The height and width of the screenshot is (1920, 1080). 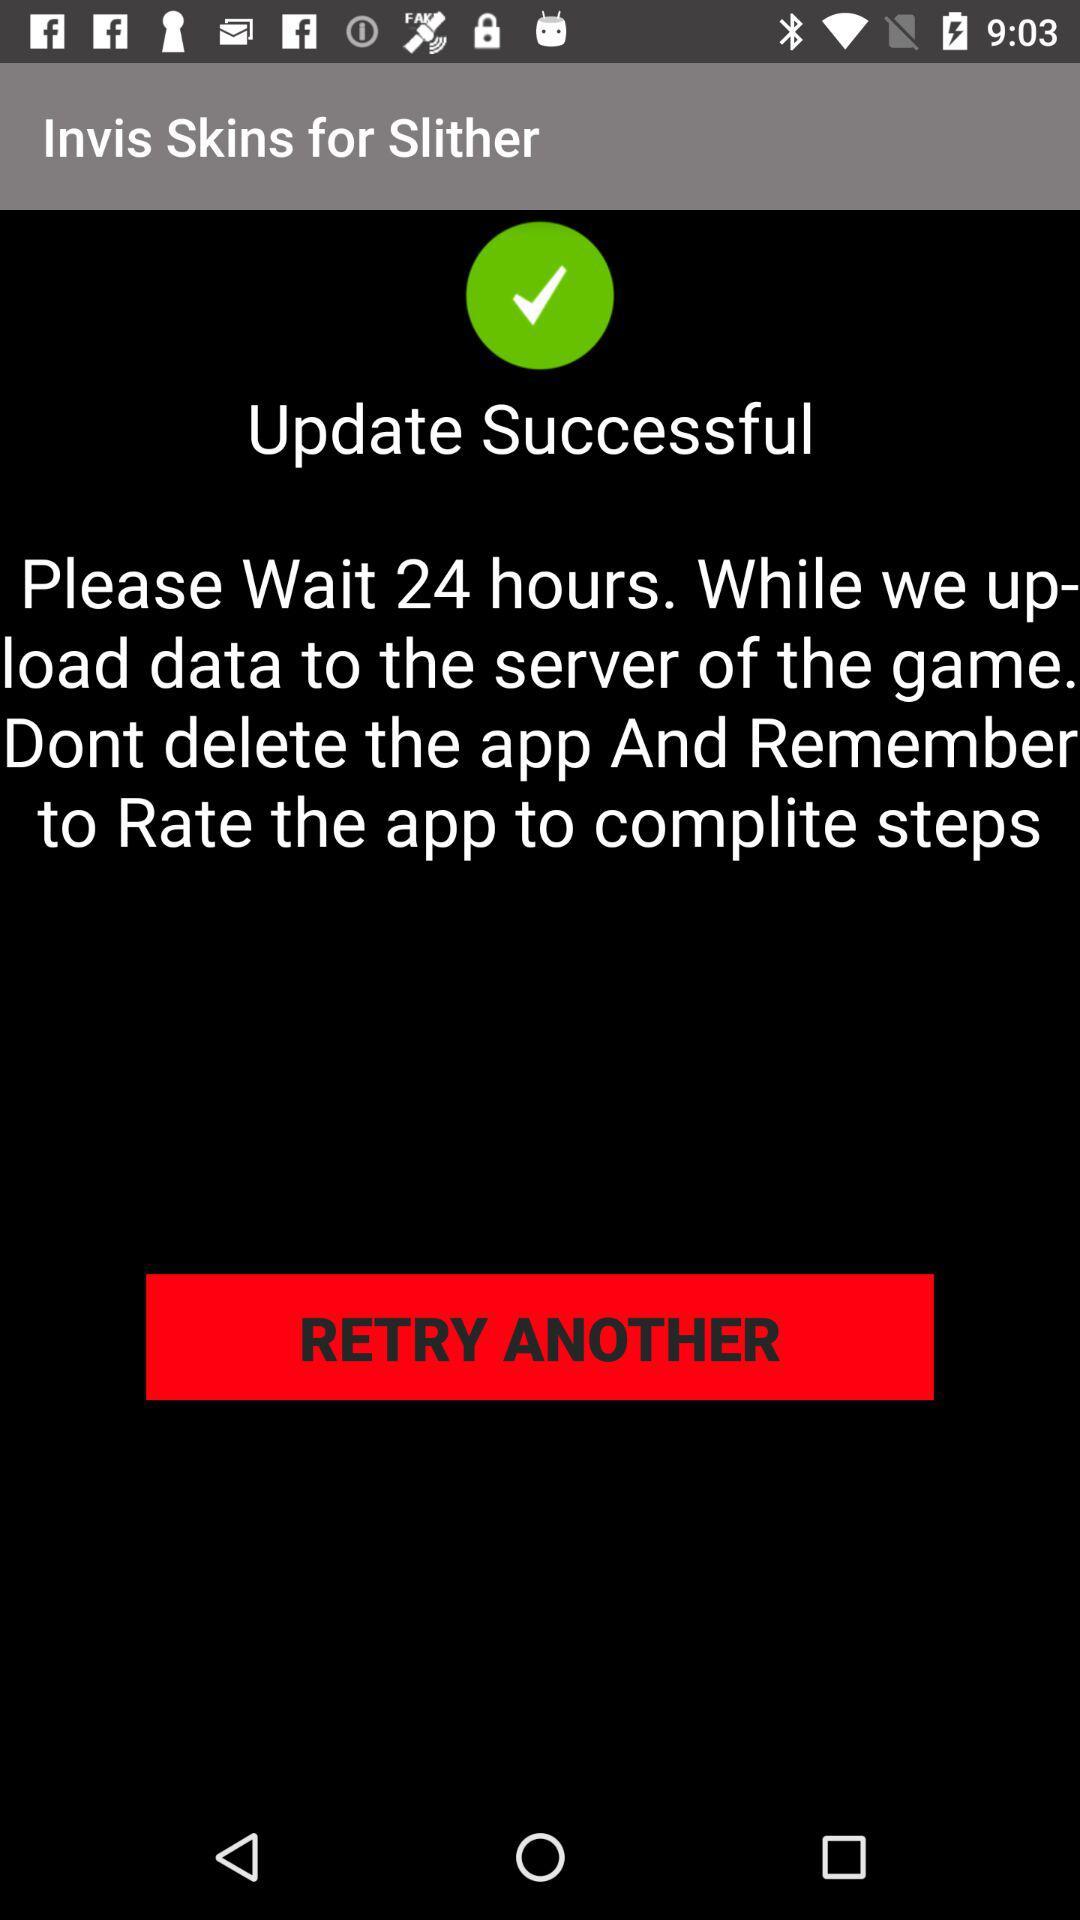 I want to click on icon below please wait 24 icon, so click(x=540, y=1337).